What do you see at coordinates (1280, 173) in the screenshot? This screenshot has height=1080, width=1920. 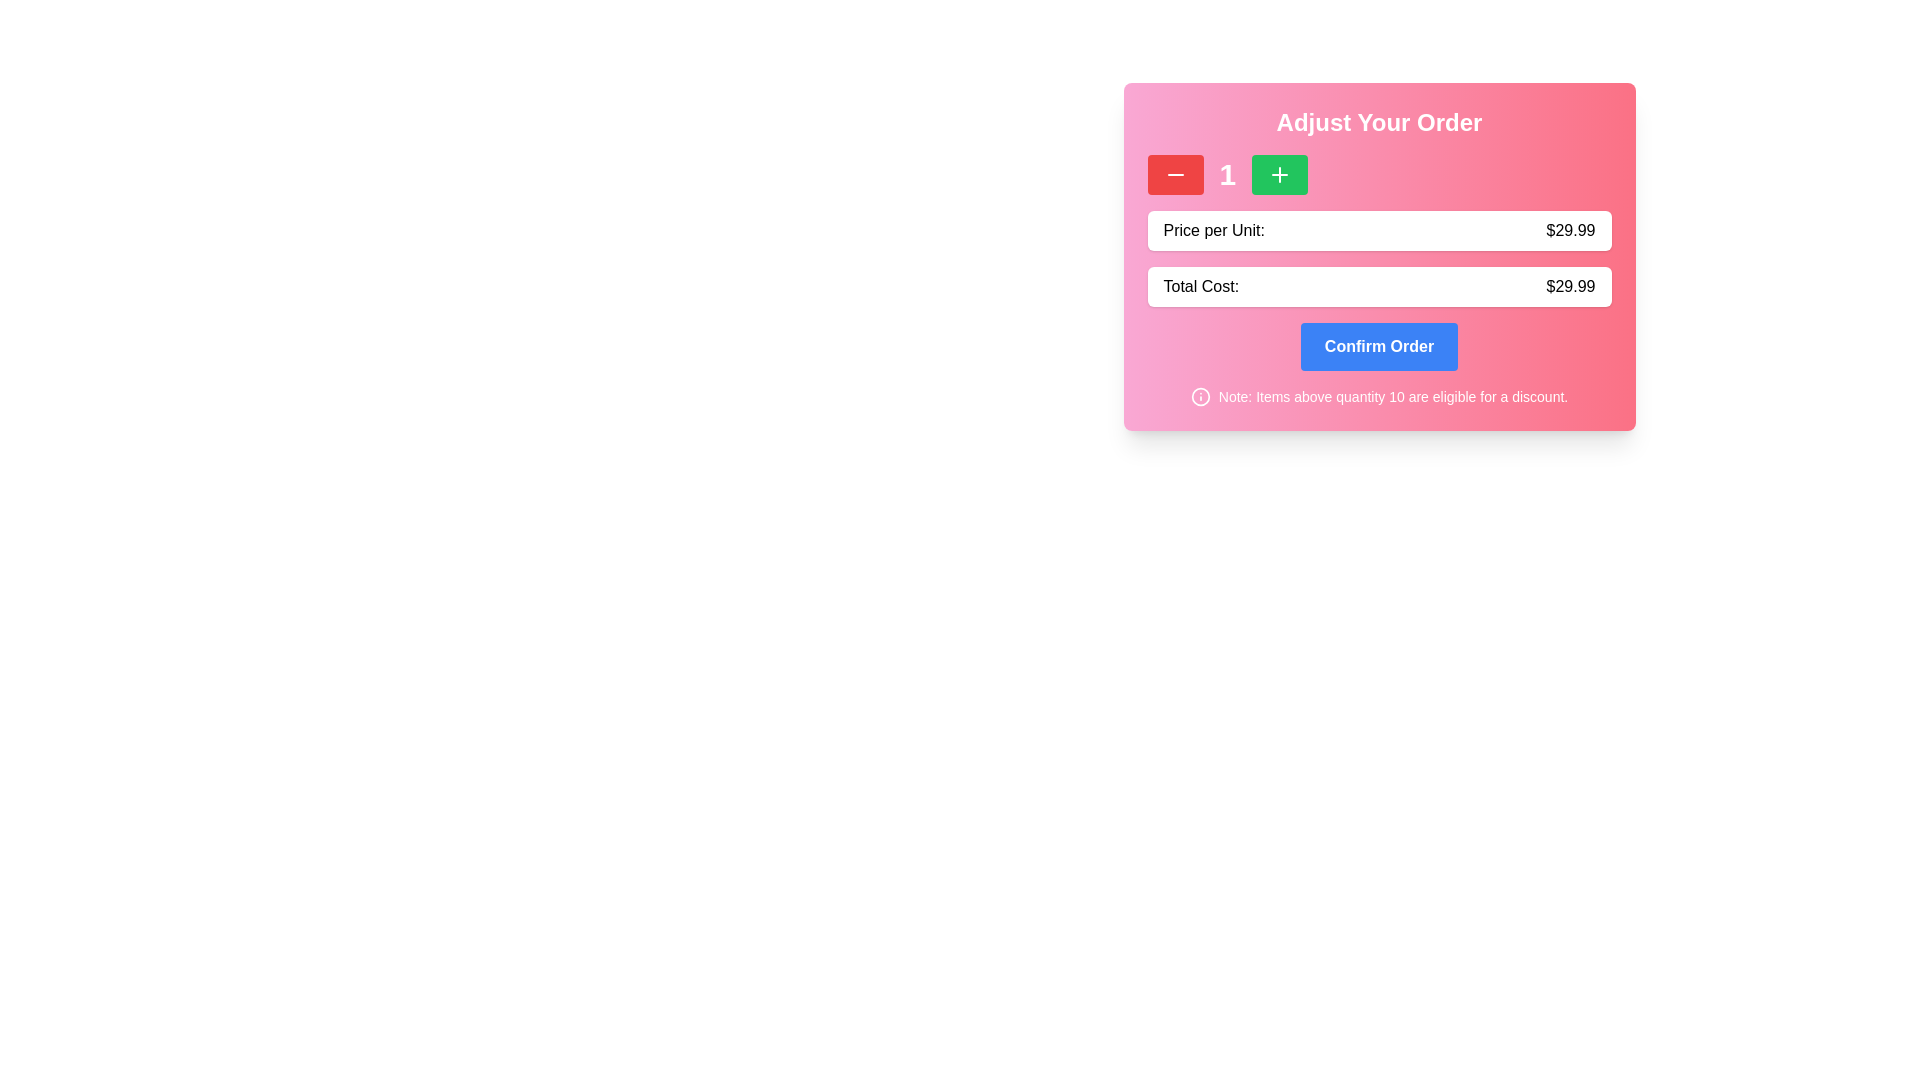 I see `the plus icon button with a green background and white outline located to the right of the quantity control section to increment the quantity` at bounding box center [1280, 173].